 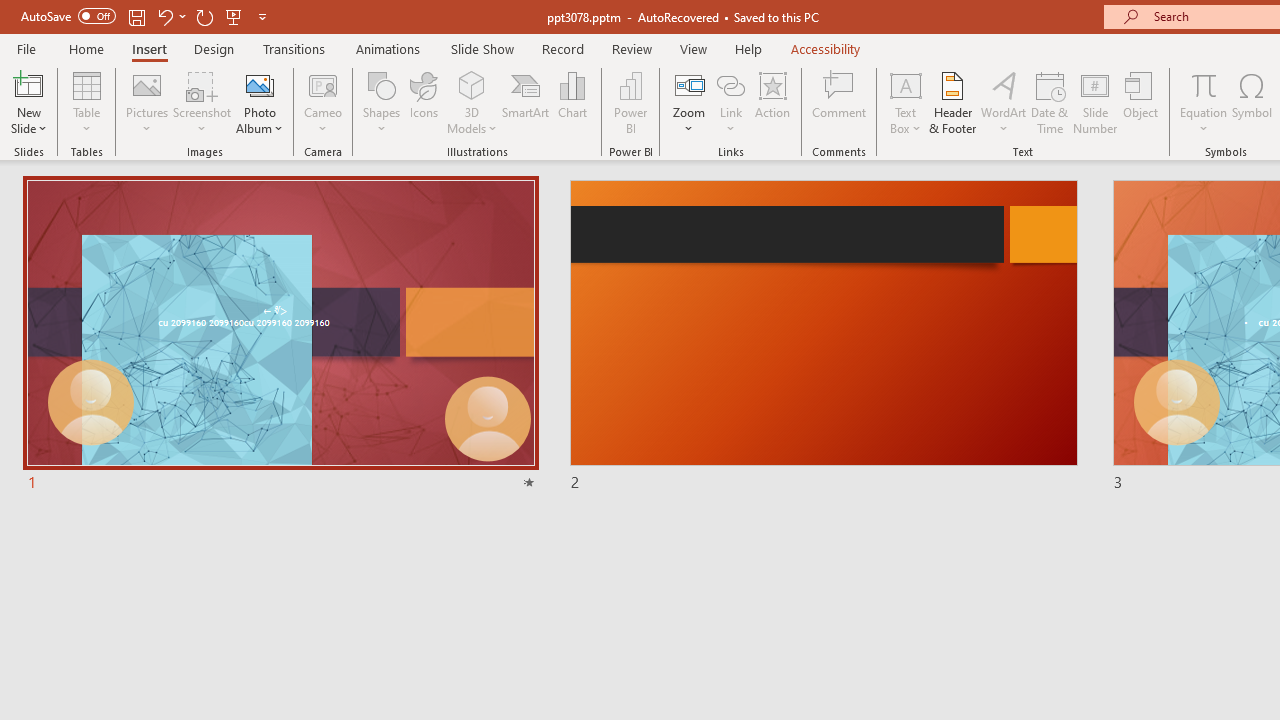 What do you see at coordinates (1094, 103) in the screenshot?
I see `'Slide Number'` at bounding box center [1094, 103].